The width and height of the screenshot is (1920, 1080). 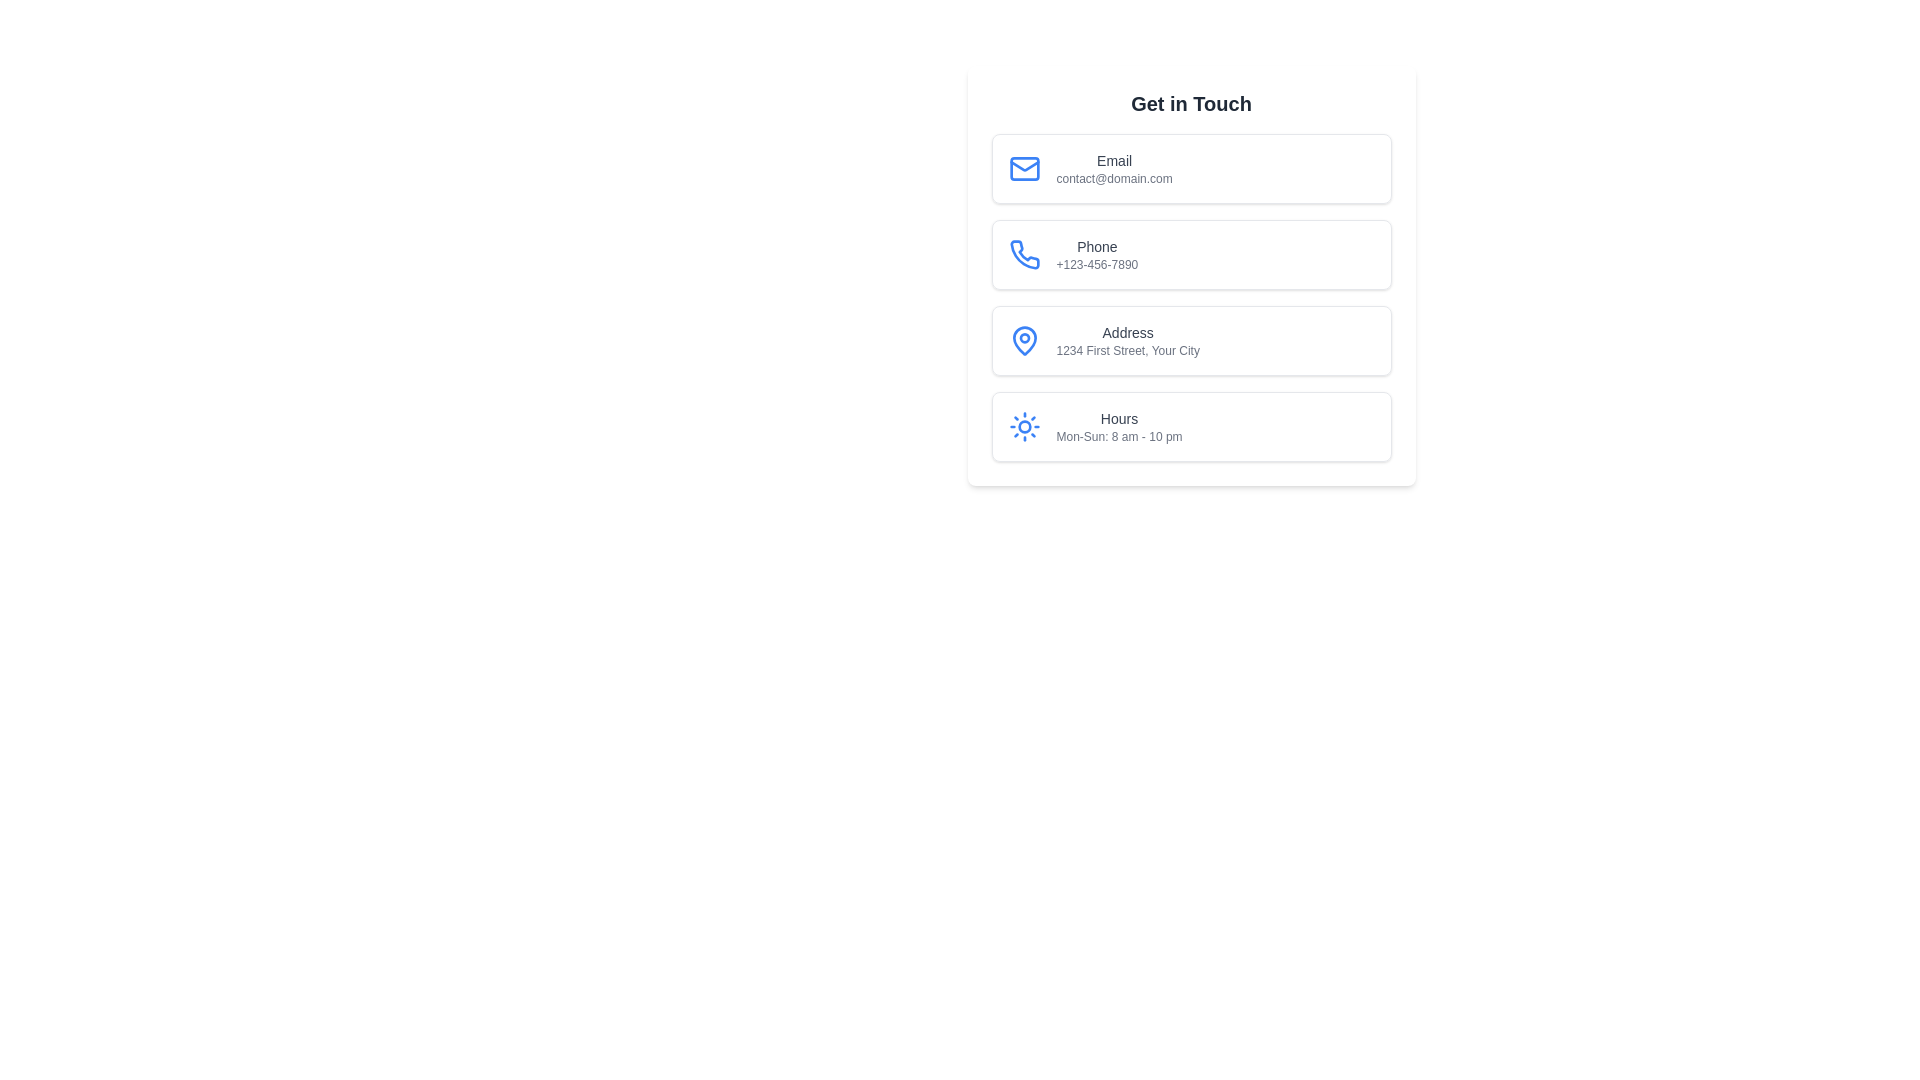 What do you see at coordinates (1096, 253) in the screenshot?
I see `the Text display component that shows the phone information, which features 'Phone' in a larger font and the number '+123-456-7890' below it, positioned between the 'Email' and 'Address' sections` at bounding box center [1096, 253].